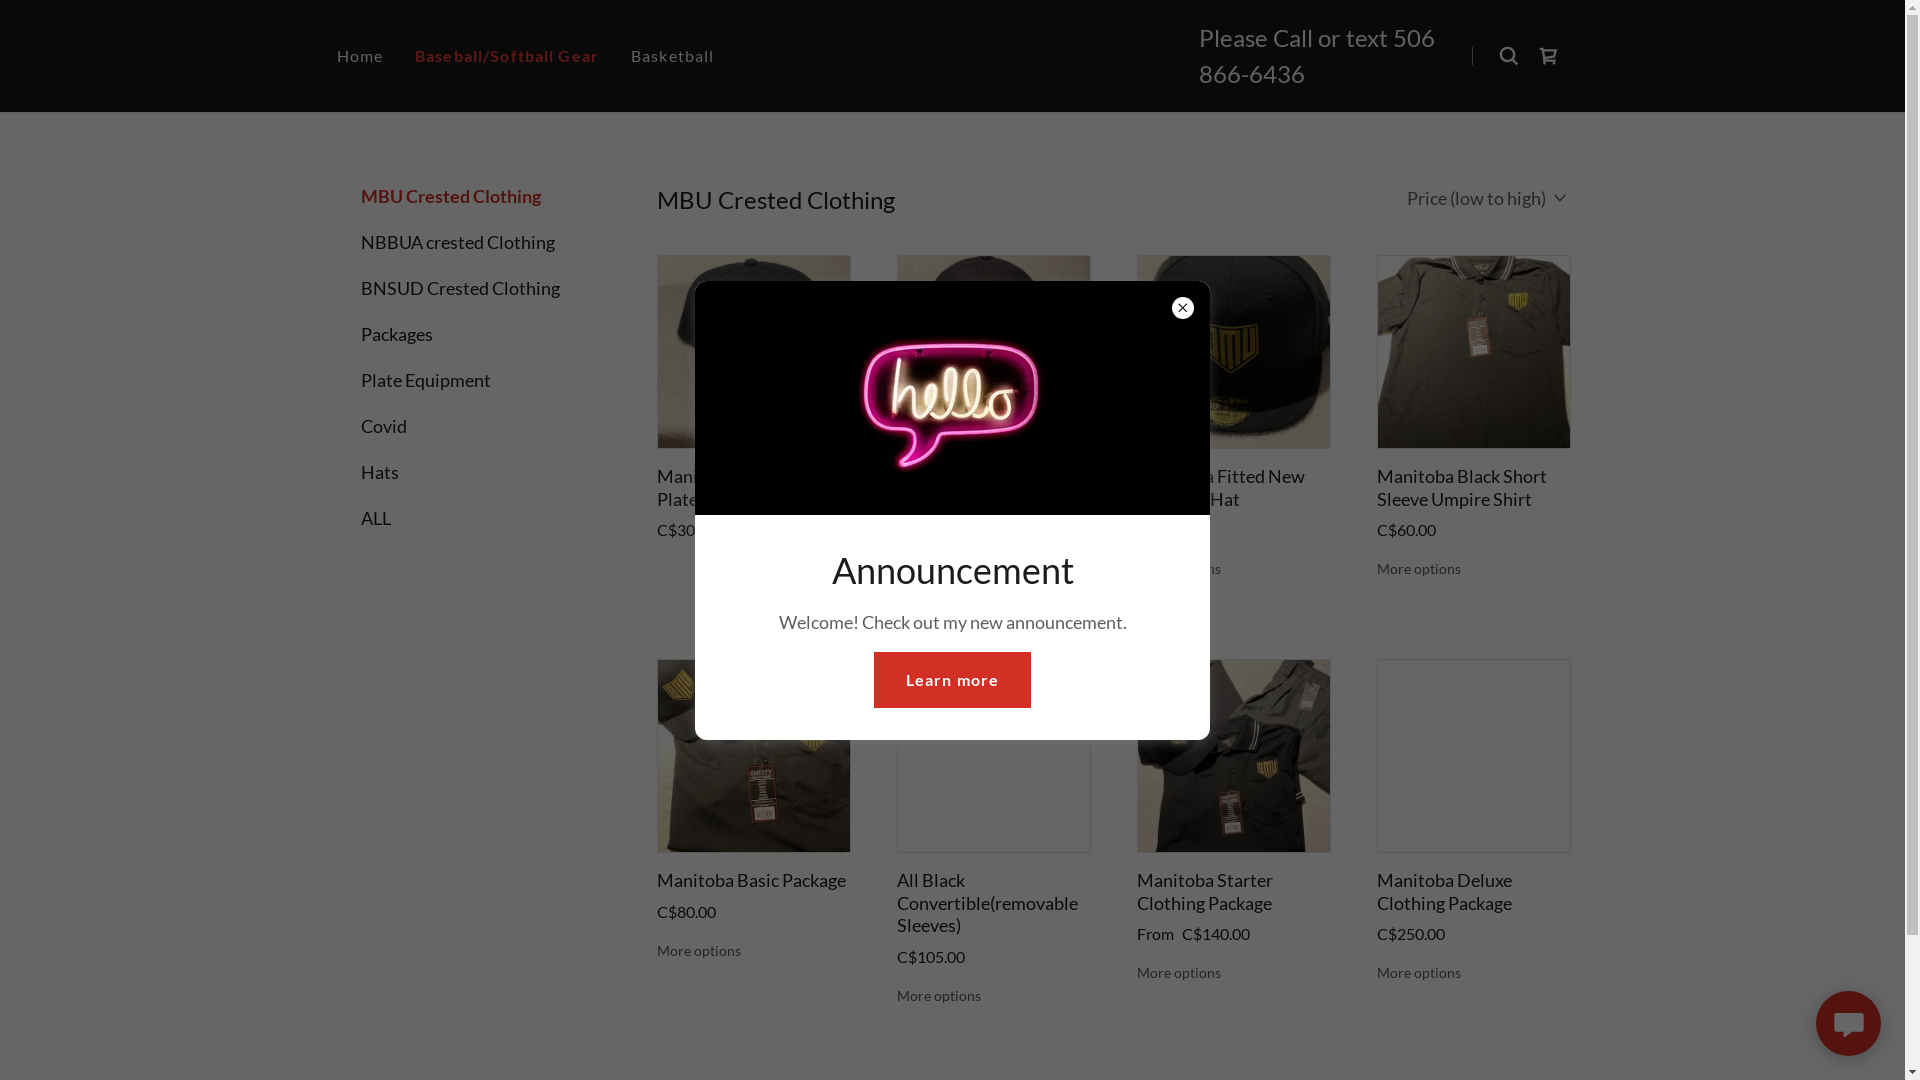 The image size is (1920, 1080). Describe the element at coordinates (360, 241) in the screenshot. I see `'NBBUA crested Clothing'` at that location.